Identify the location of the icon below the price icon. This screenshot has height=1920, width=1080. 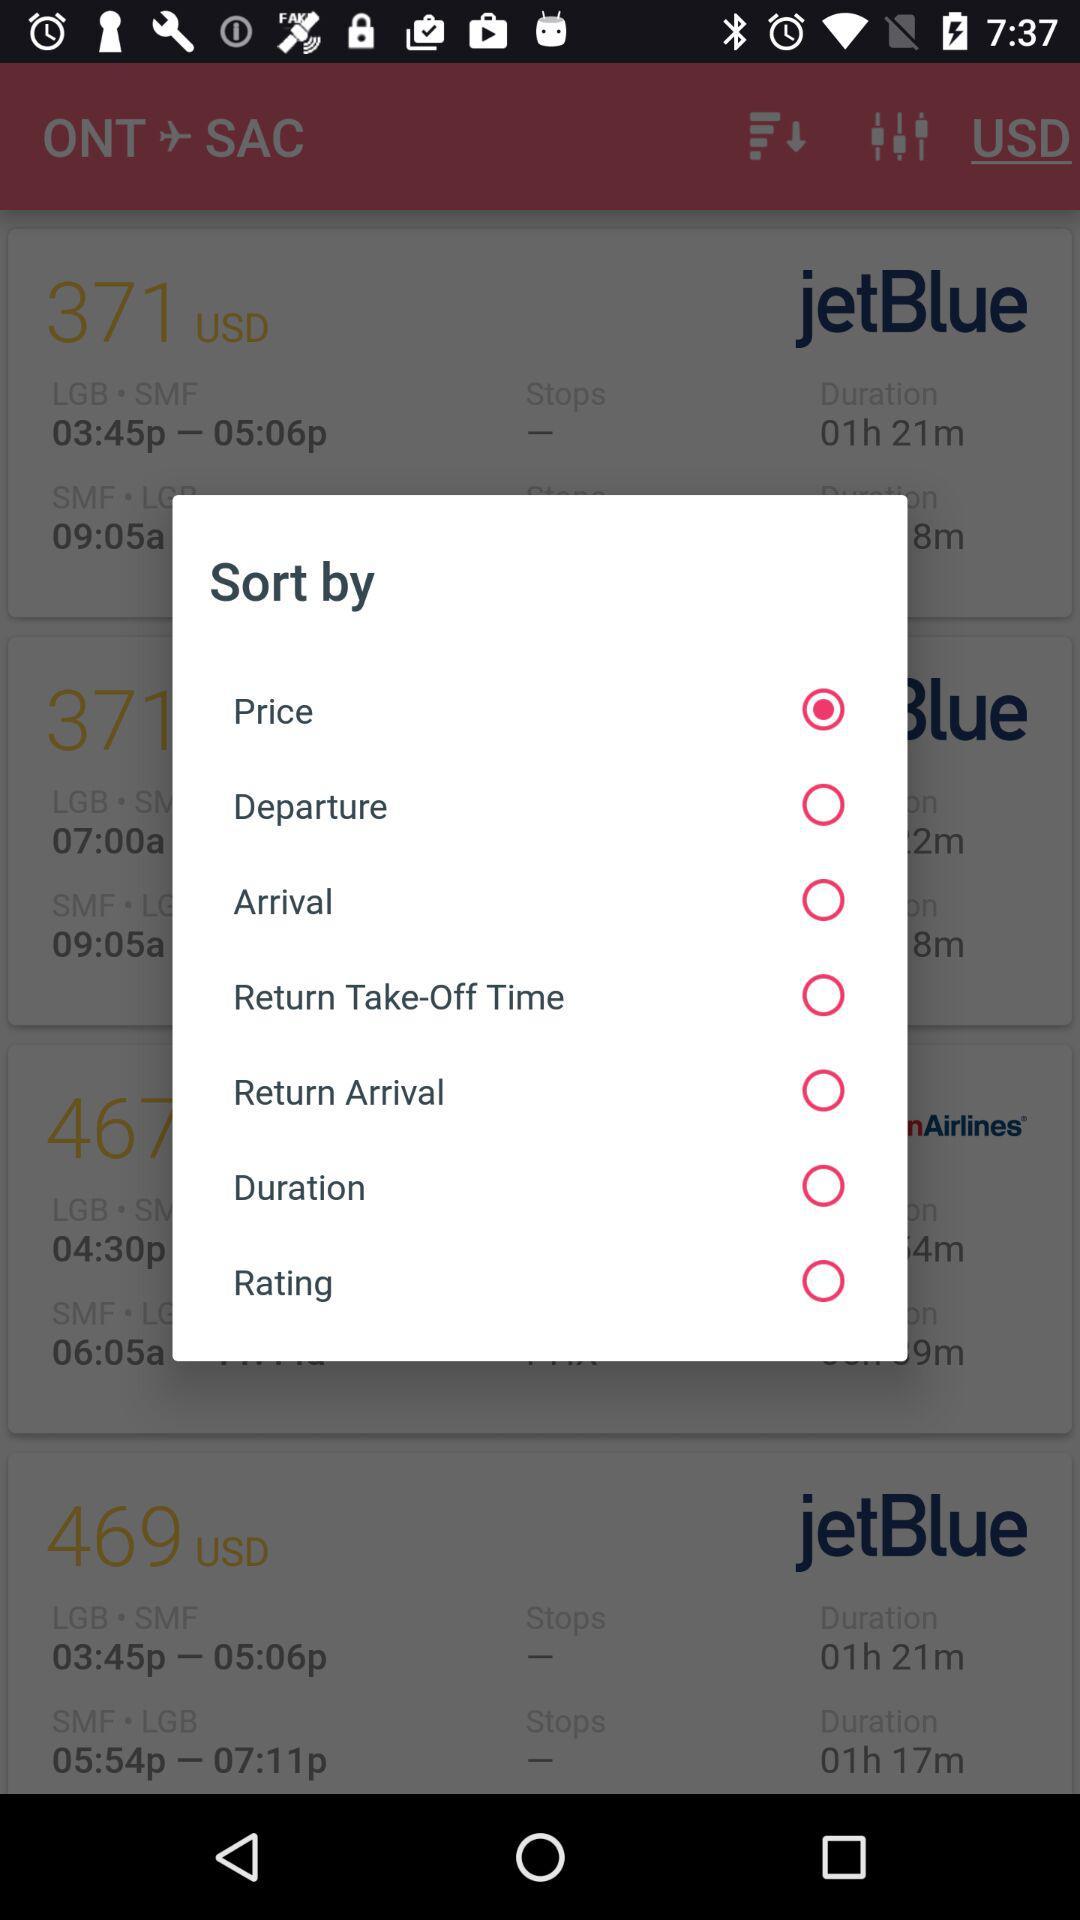
(537, 805).